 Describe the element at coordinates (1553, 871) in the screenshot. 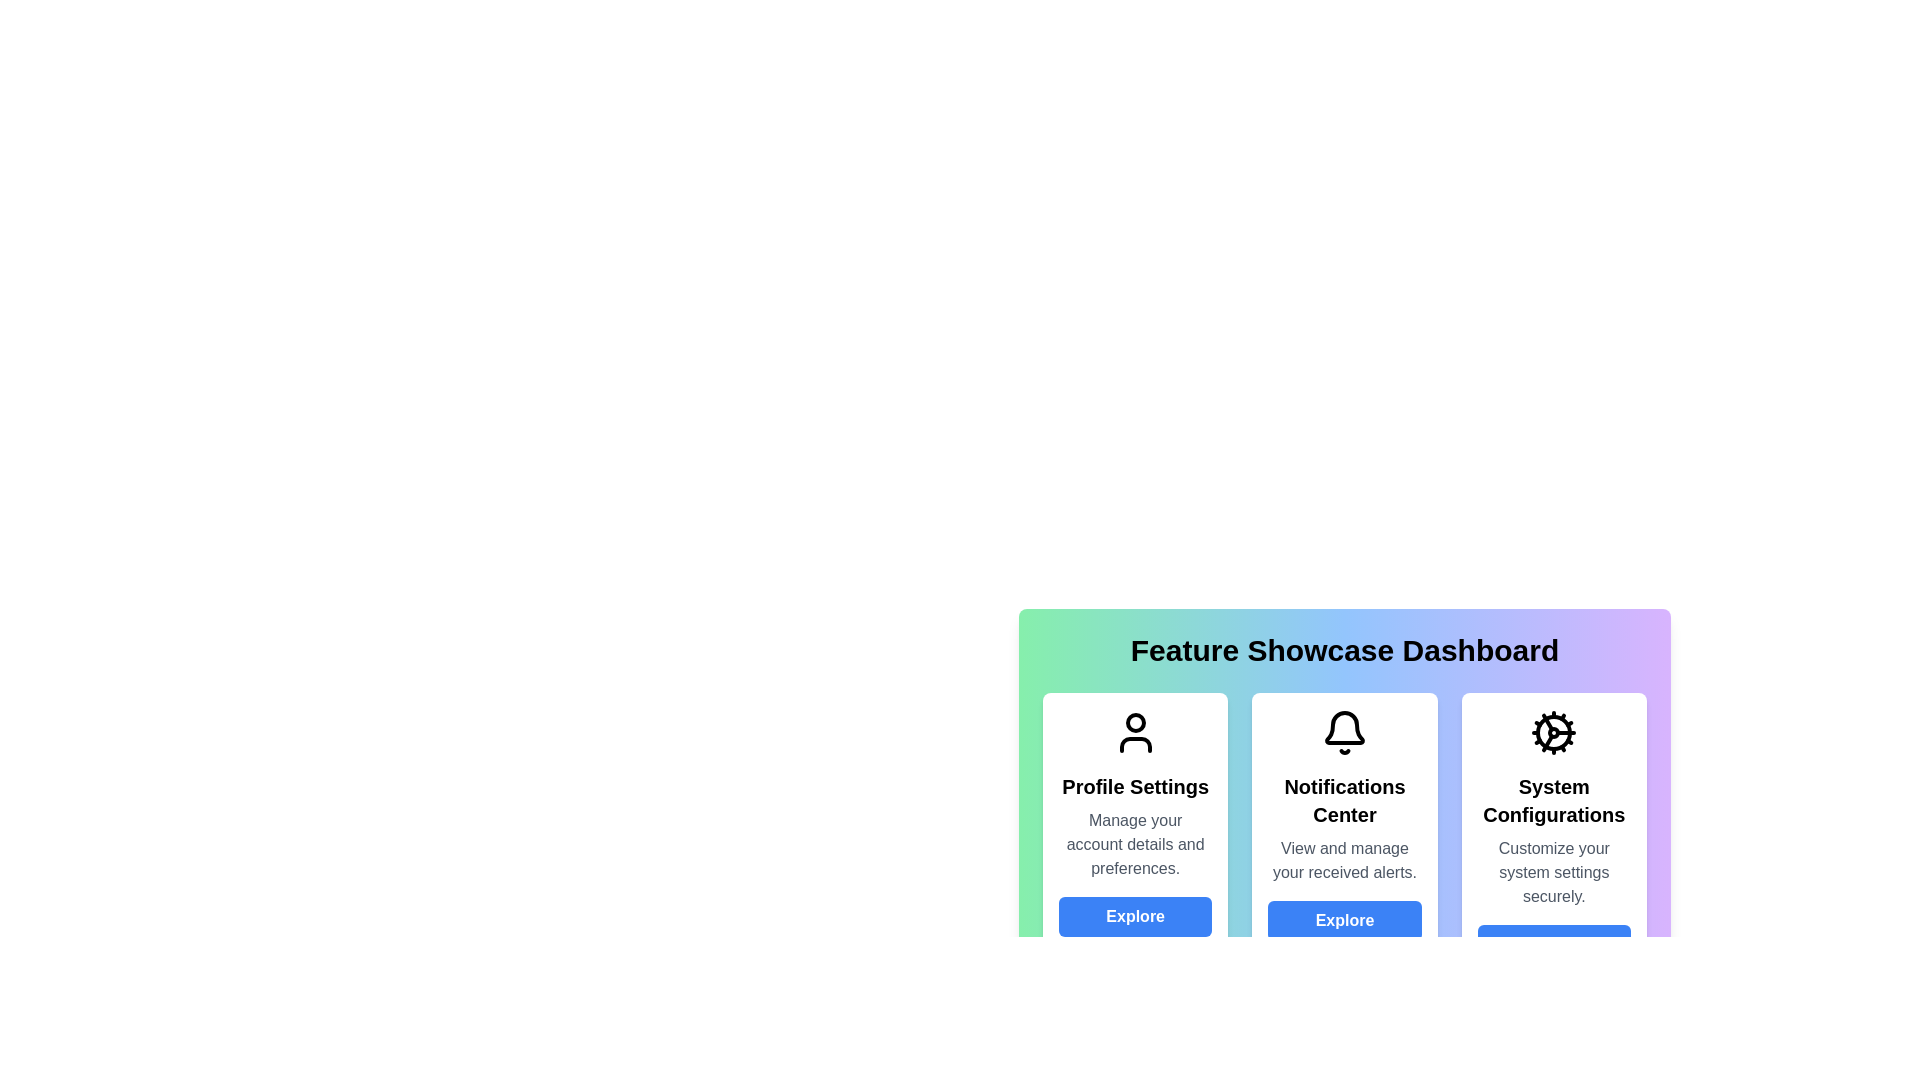

I see `supplementary information text block located in the bottom section of the 'System Configurations' card, positioned below the card title and above the 'Explore' button` at that location.